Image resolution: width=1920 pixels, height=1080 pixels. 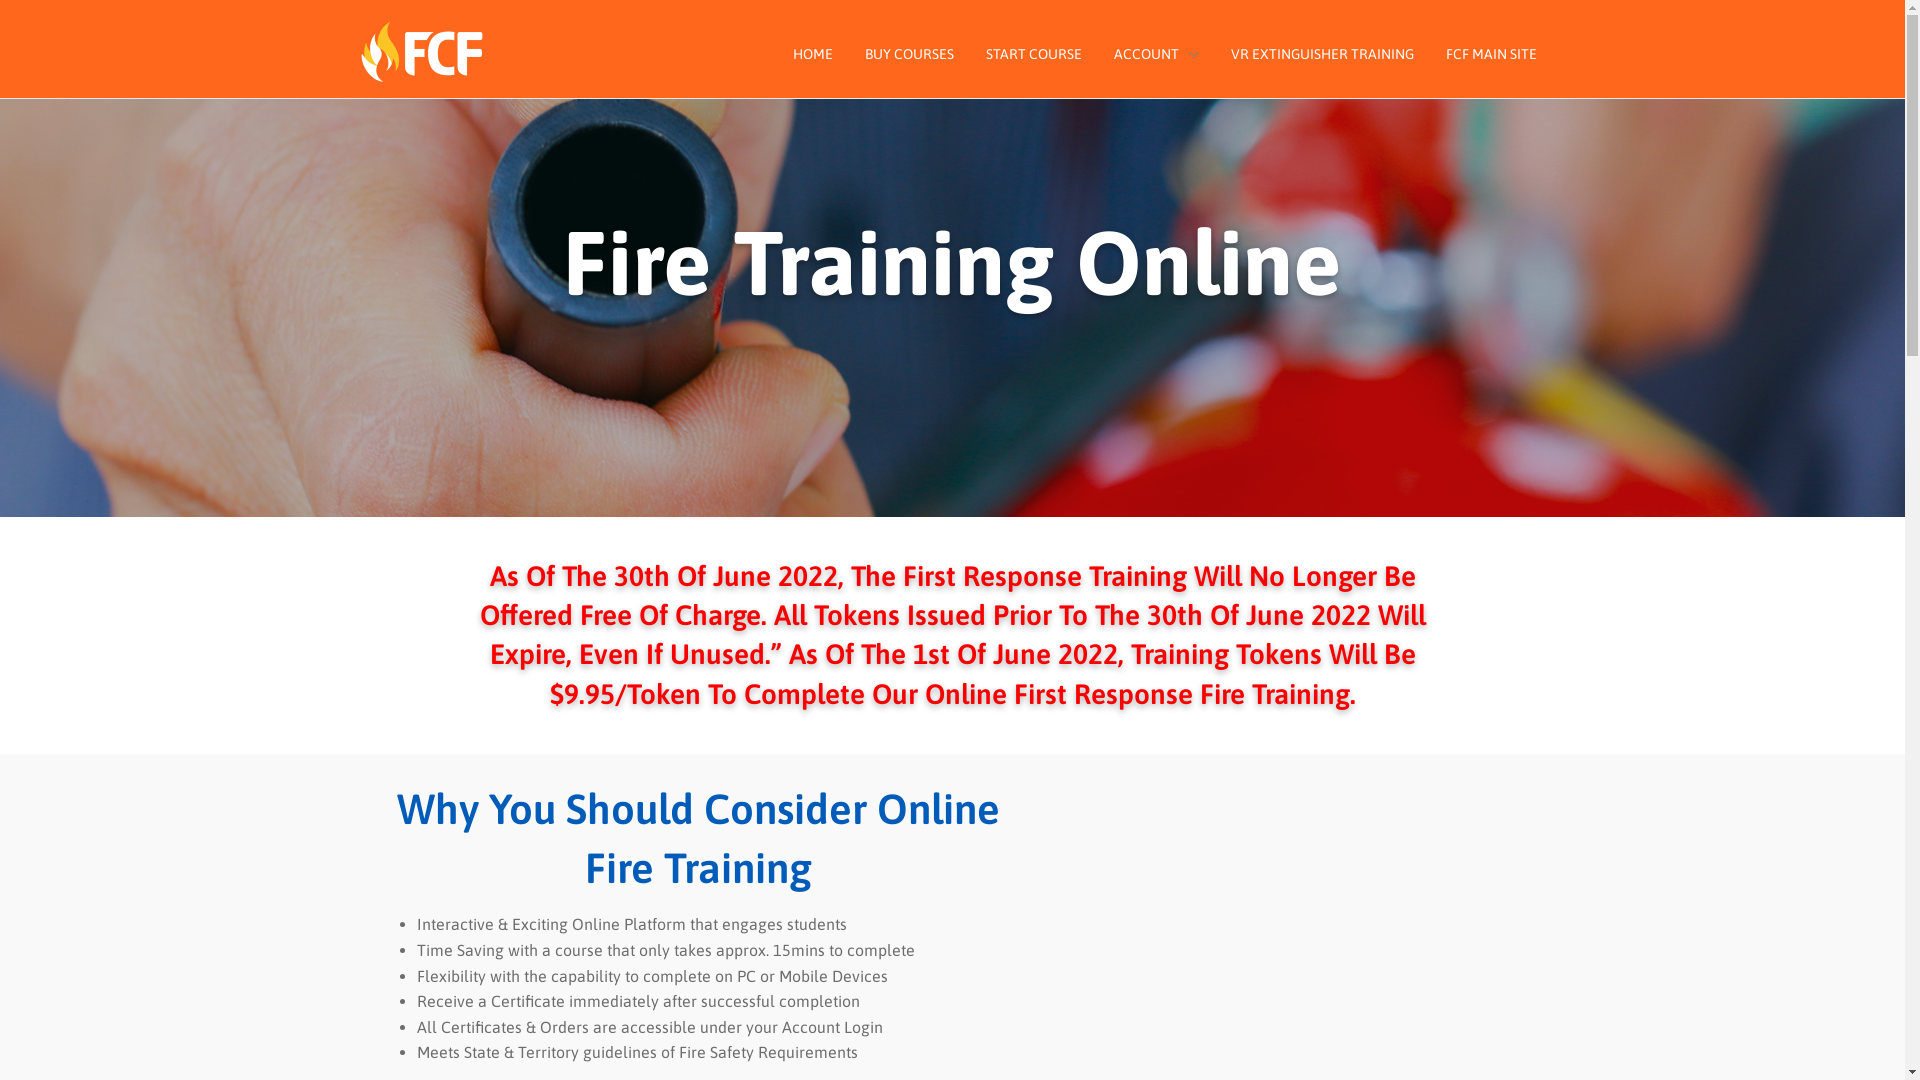 I want to click on 'FCF MAIN SITE', so click(x=1491, y=52).